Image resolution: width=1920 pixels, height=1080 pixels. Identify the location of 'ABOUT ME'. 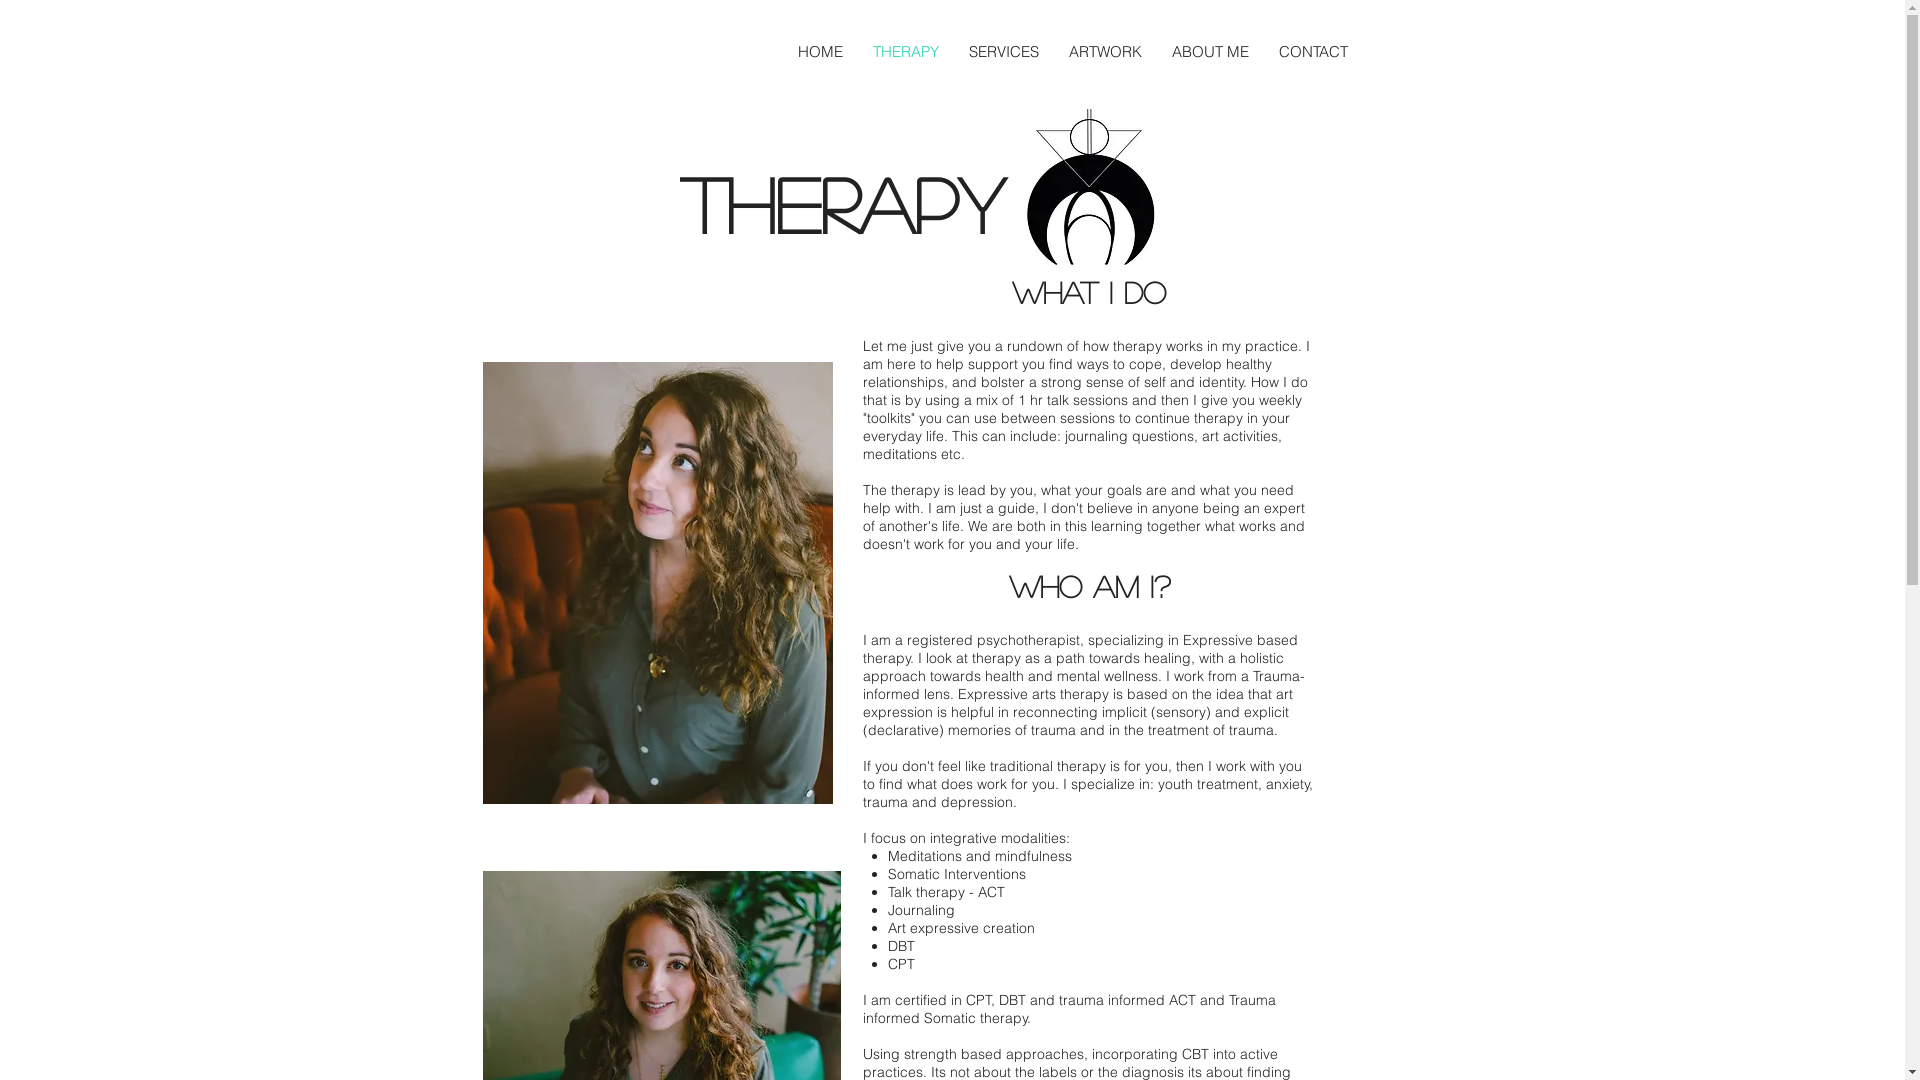
(1208, 50).